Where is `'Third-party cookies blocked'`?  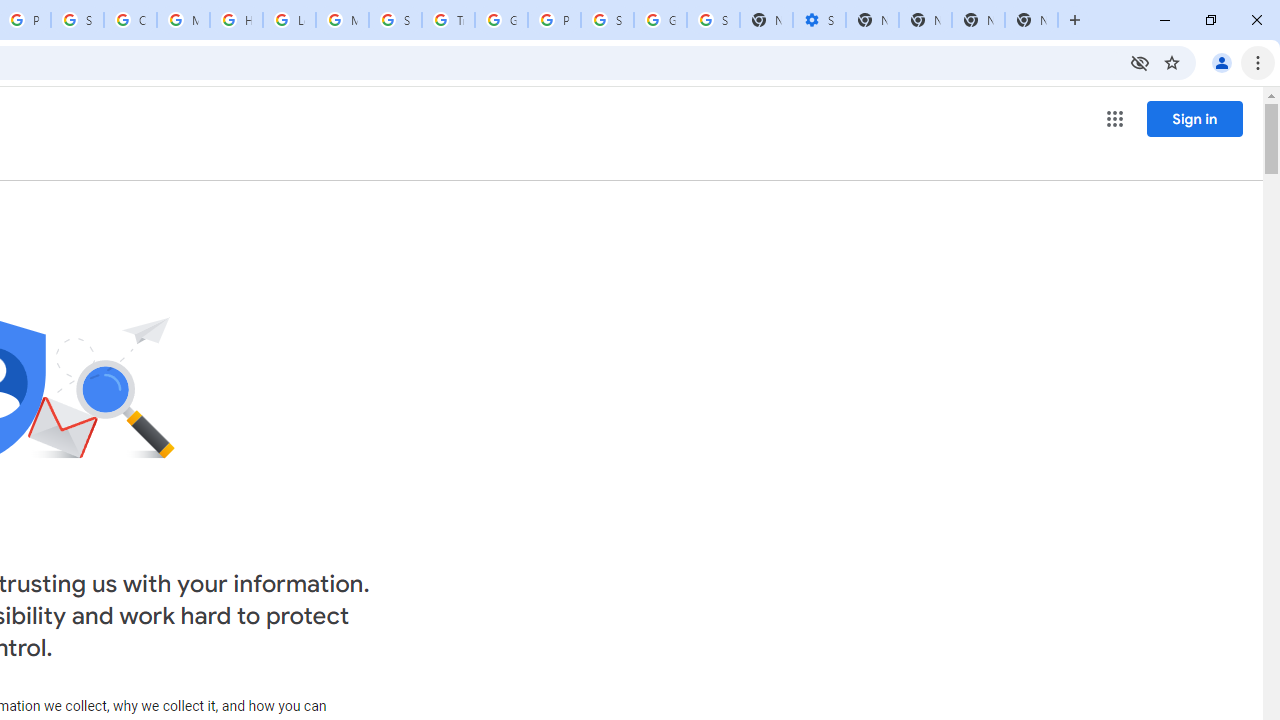
'Third-party cookies blocked' is located at coordinates (1139, 61).